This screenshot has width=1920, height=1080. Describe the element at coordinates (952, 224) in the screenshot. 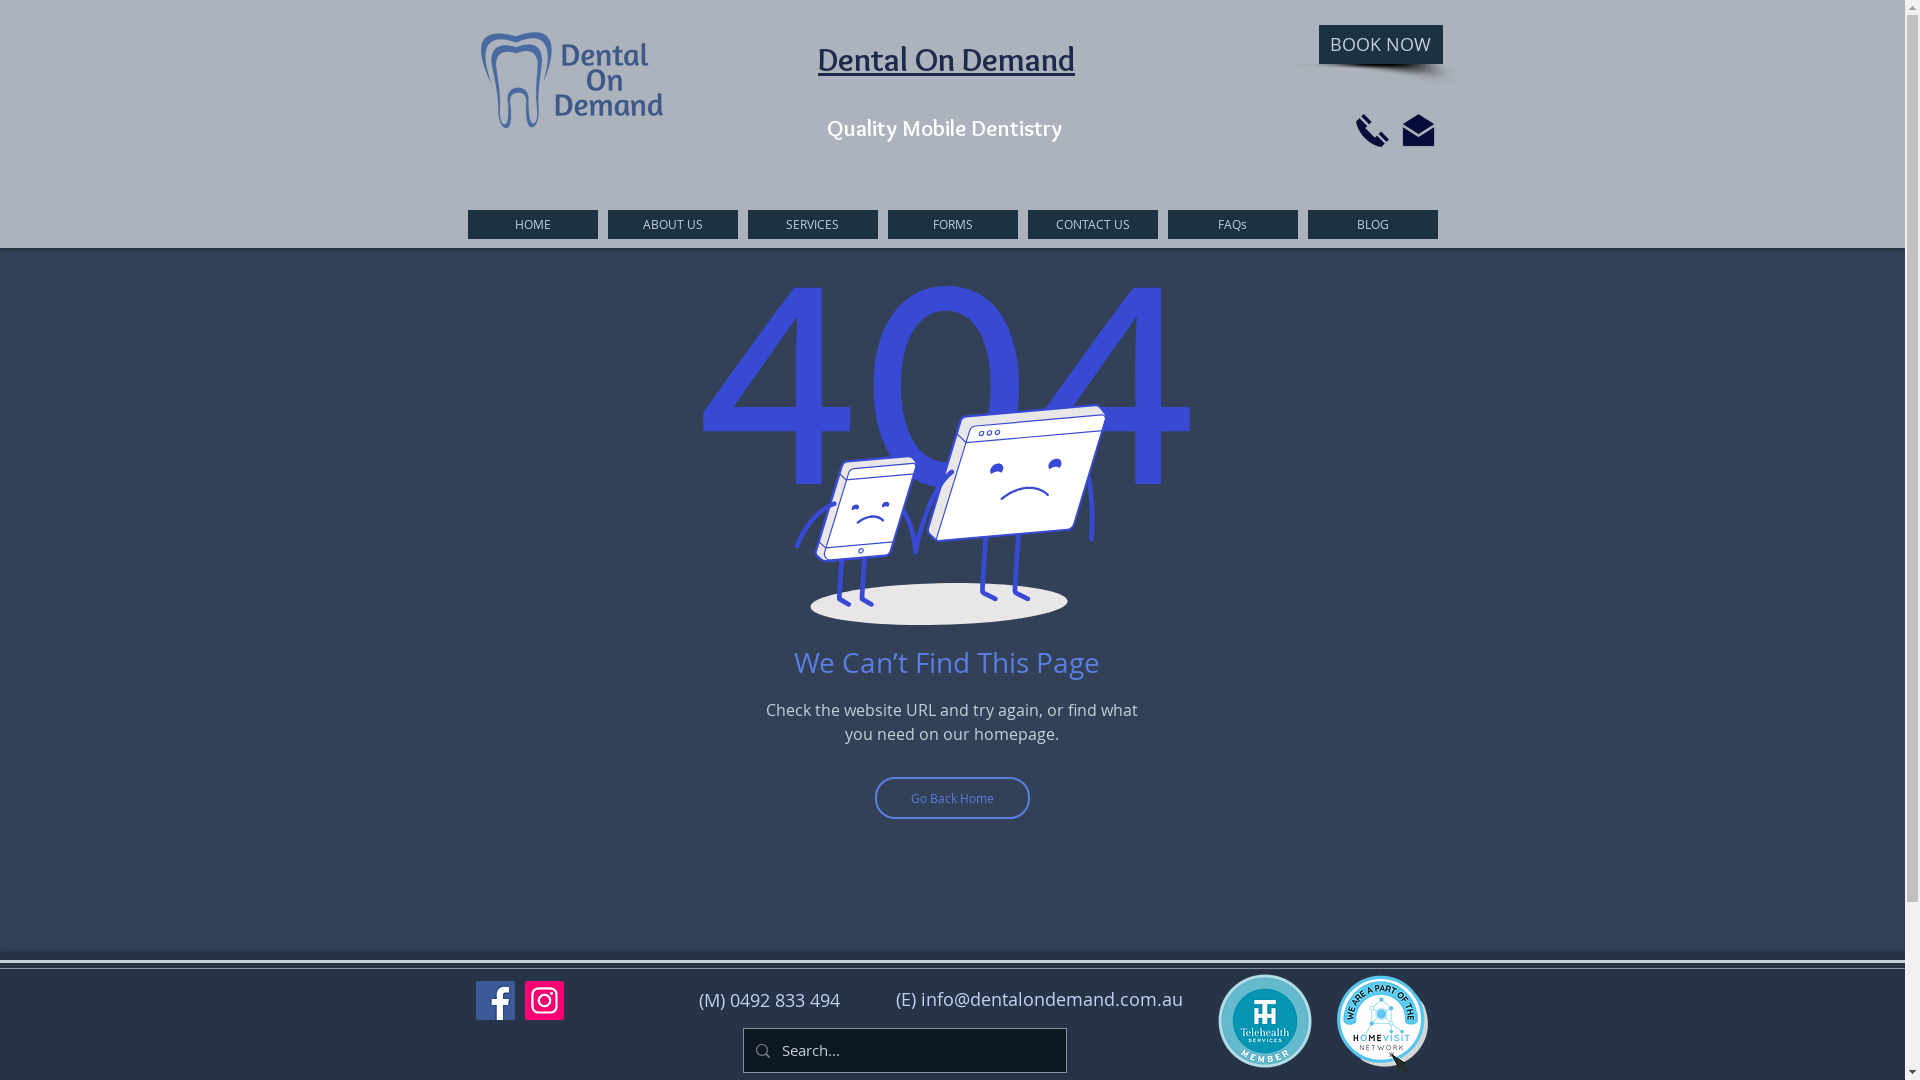

I see `'FORMS'` at that location.